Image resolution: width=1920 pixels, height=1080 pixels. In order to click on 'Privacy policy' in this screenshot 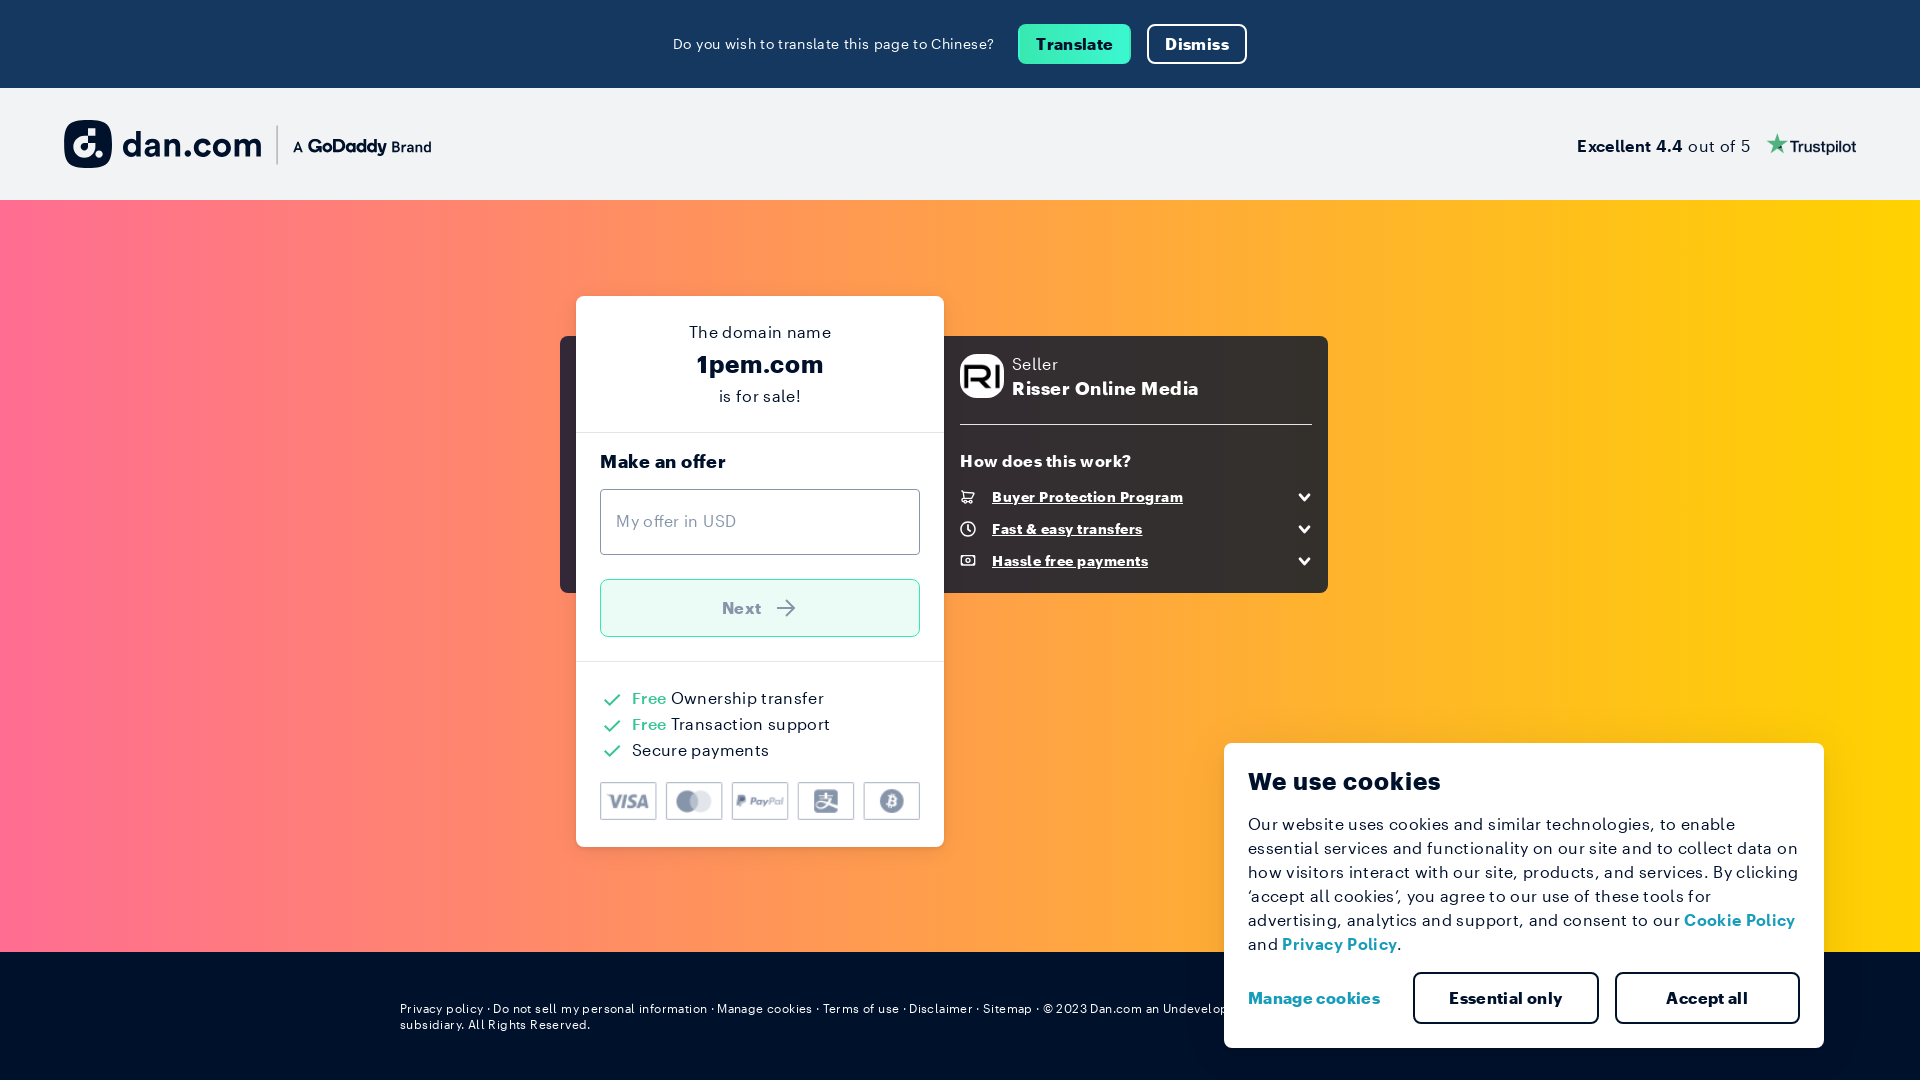, I will do `click(440, 1007)`.